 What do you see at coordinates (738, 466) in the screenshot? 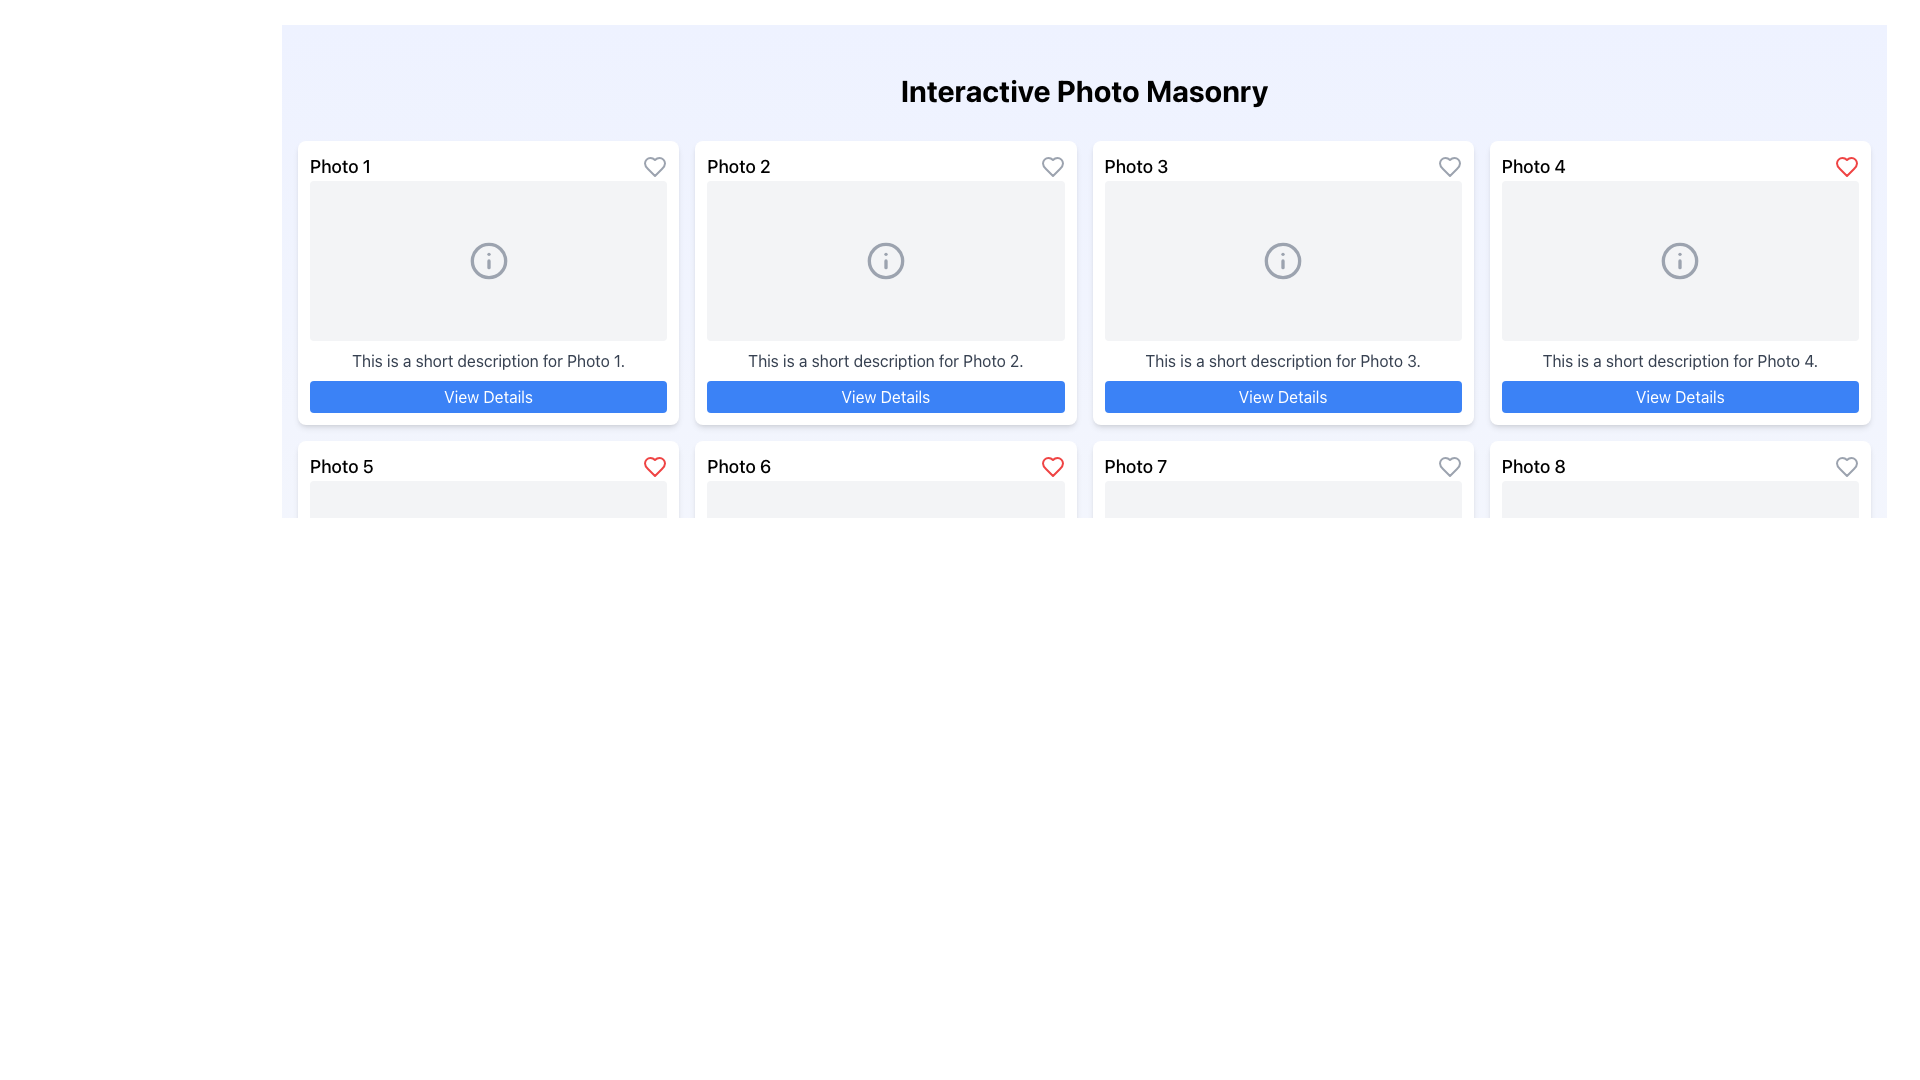
I see `the static text label displaying 'Photo 6' in bold black font, located in the second row and second column of the grid layout` at bounding box center [738, 466].